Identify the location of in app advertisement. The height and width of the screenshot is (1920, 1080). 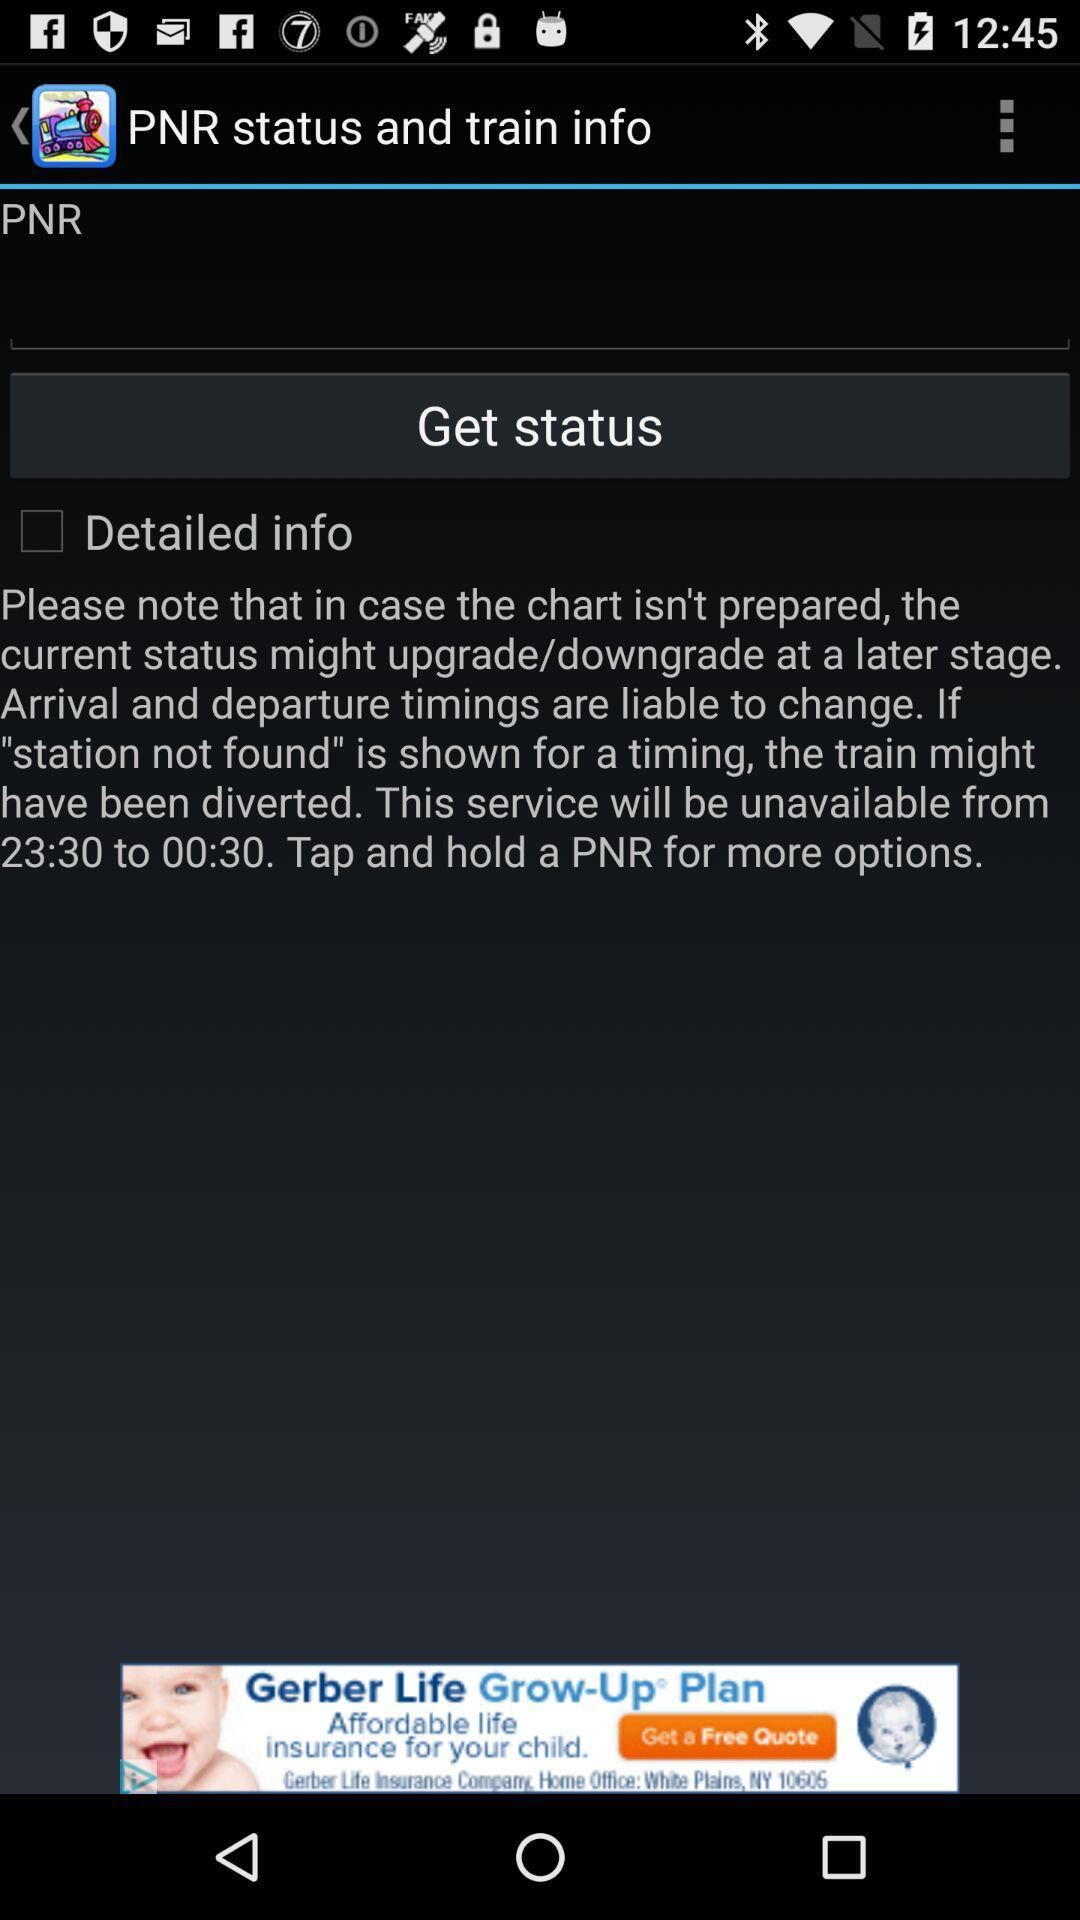
(540, 1727).